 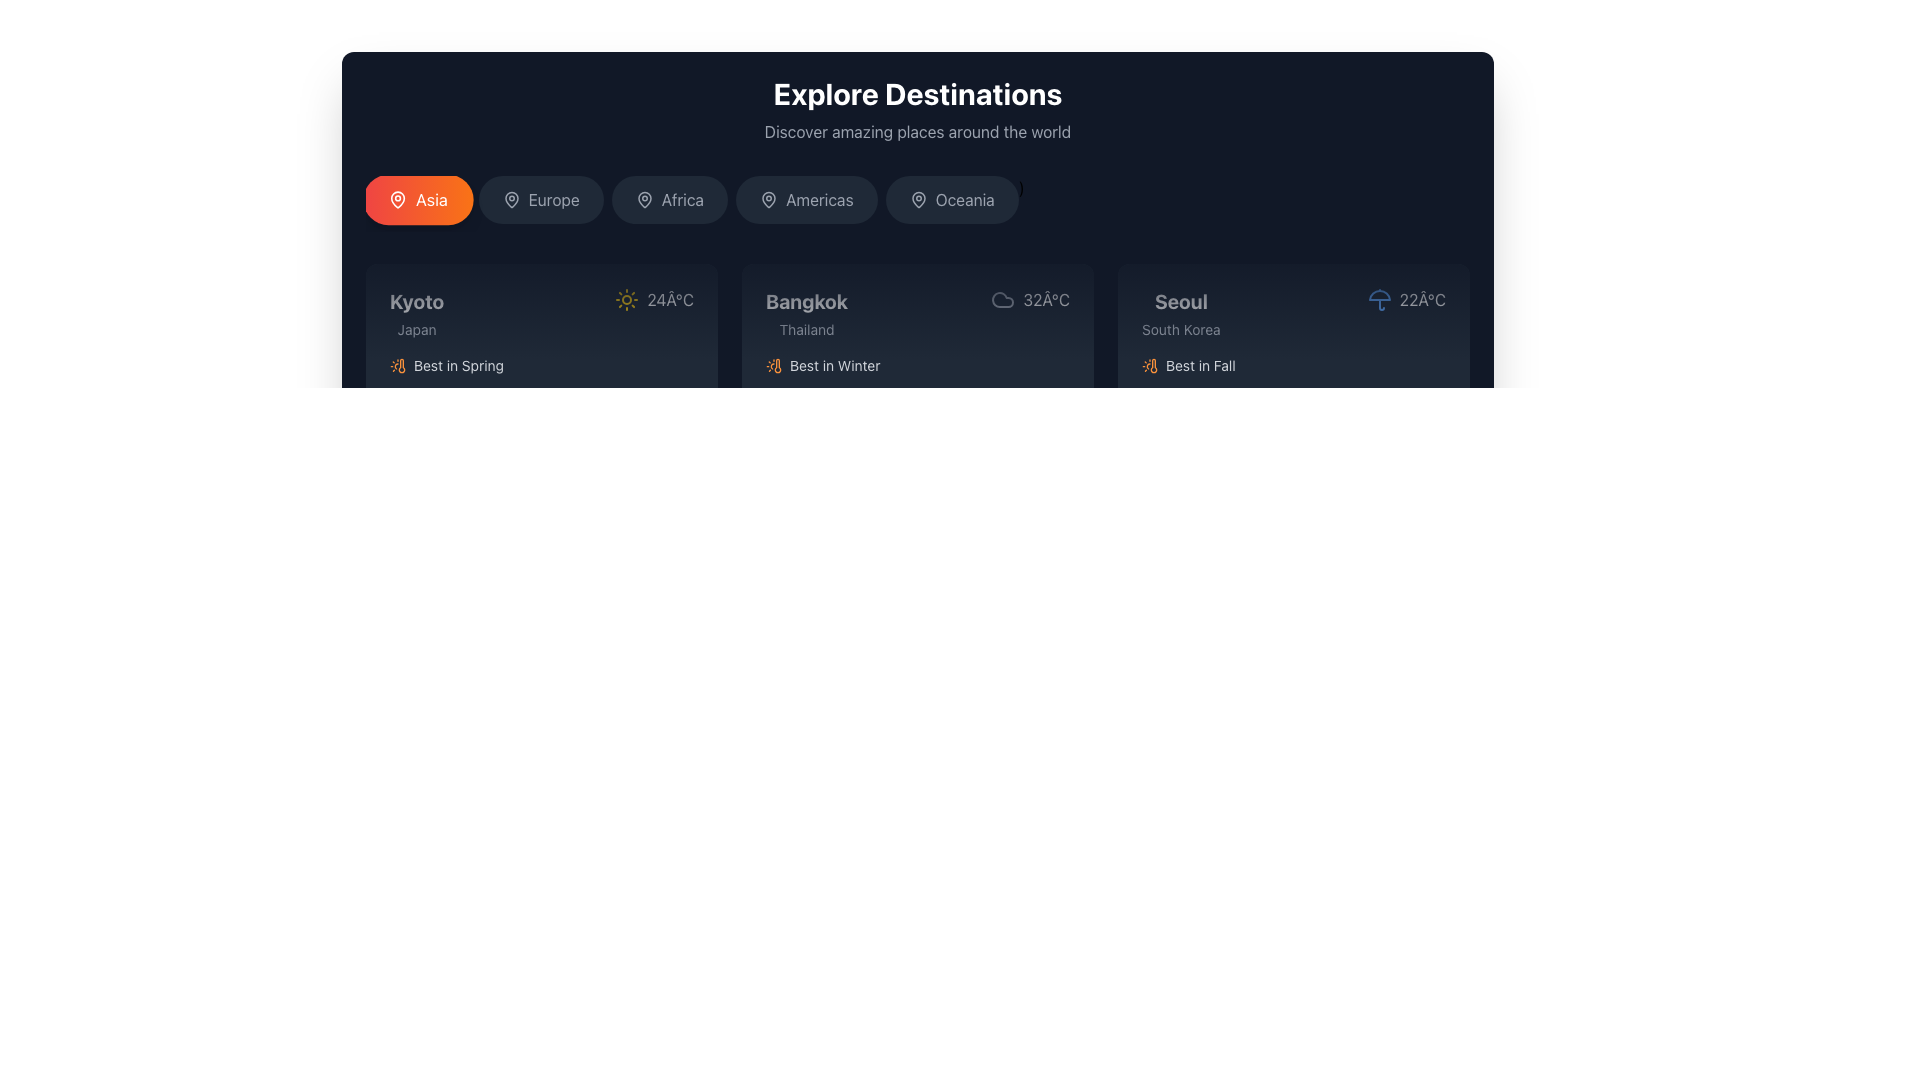 What do you see at coordinates (416, 313) in the screenshot?
I see `the static text label displaying 'Kyoto' in bold, large font and 'Japan' in smaller gray font, located in the top-left region of a card-like structure` at bounding box center [416, 313].